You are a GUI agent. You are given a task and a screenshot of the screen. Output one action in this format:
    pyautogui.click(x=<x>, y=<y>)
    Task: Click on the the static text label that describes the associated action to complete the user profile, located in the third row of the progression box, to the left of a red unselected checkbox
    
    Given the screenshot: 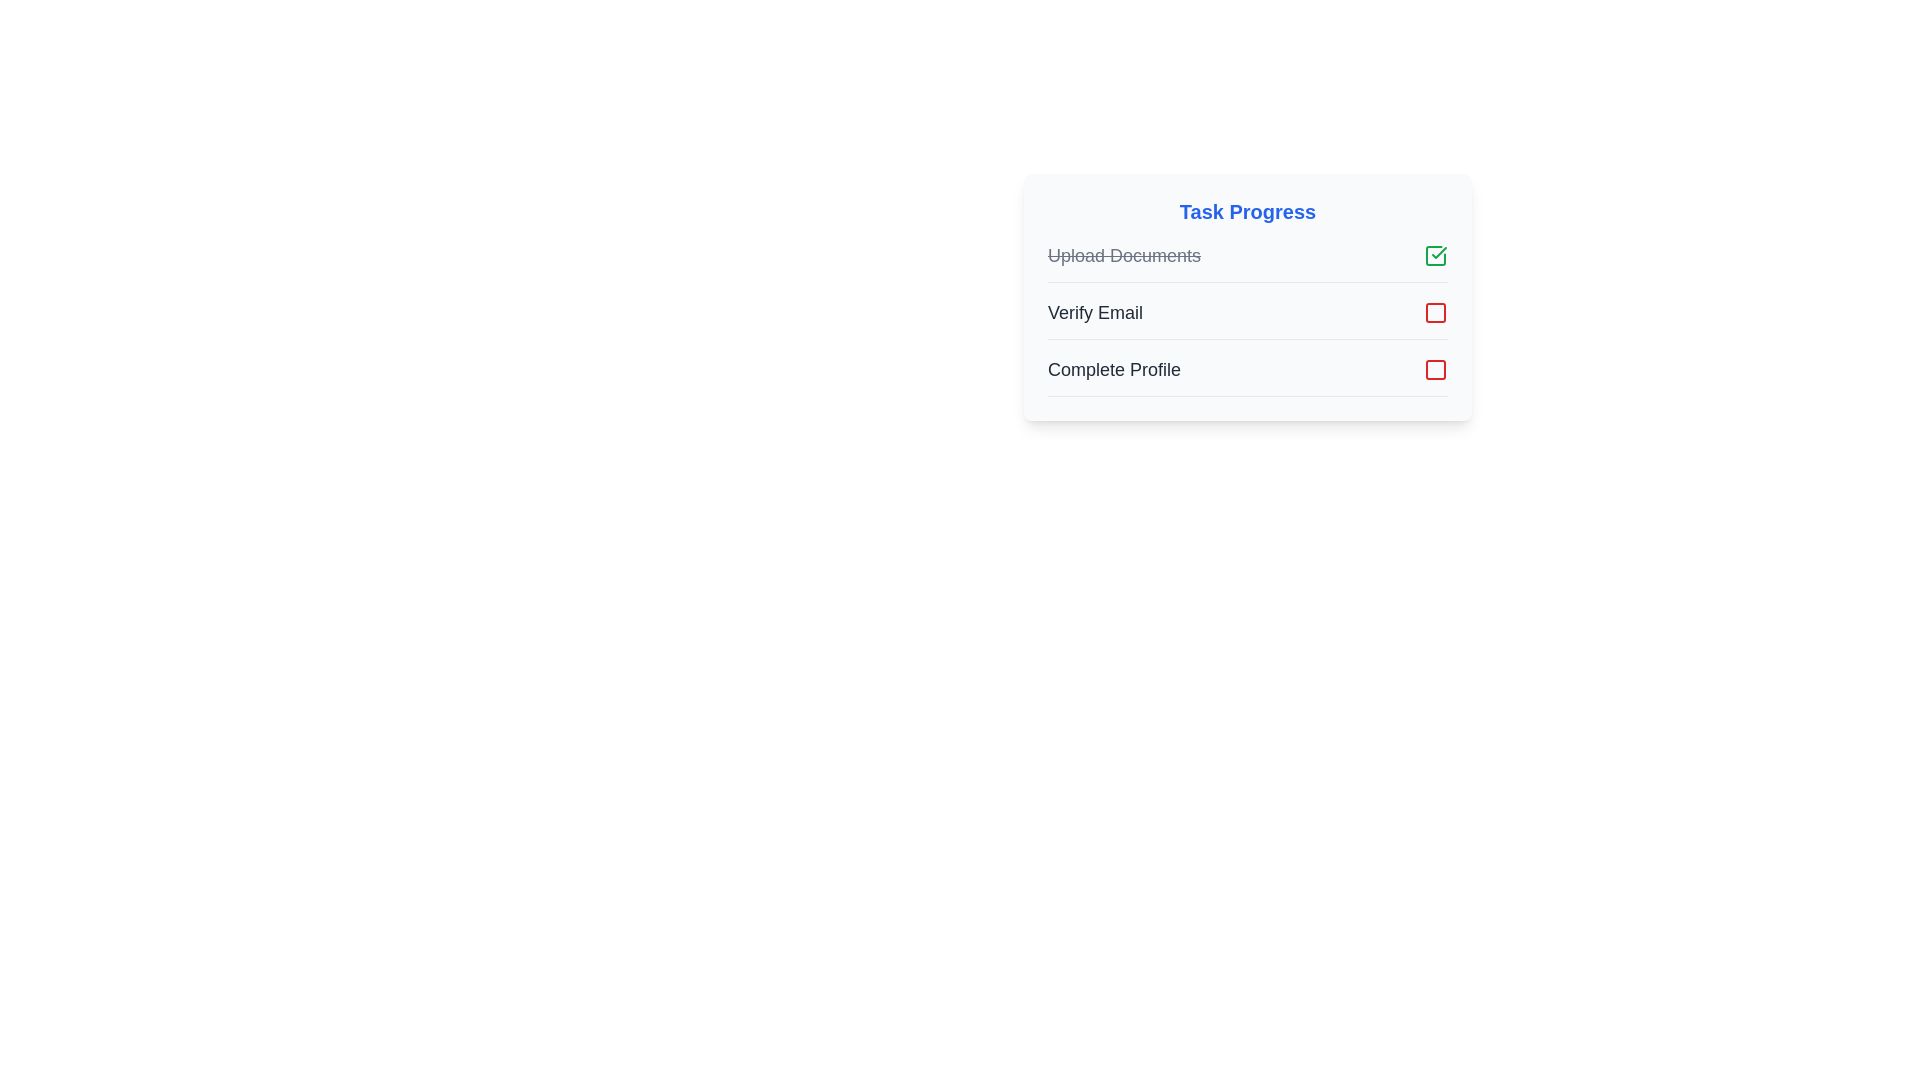 What is the action you would take?
    pyautogui.click(x=1113, y=370)
    